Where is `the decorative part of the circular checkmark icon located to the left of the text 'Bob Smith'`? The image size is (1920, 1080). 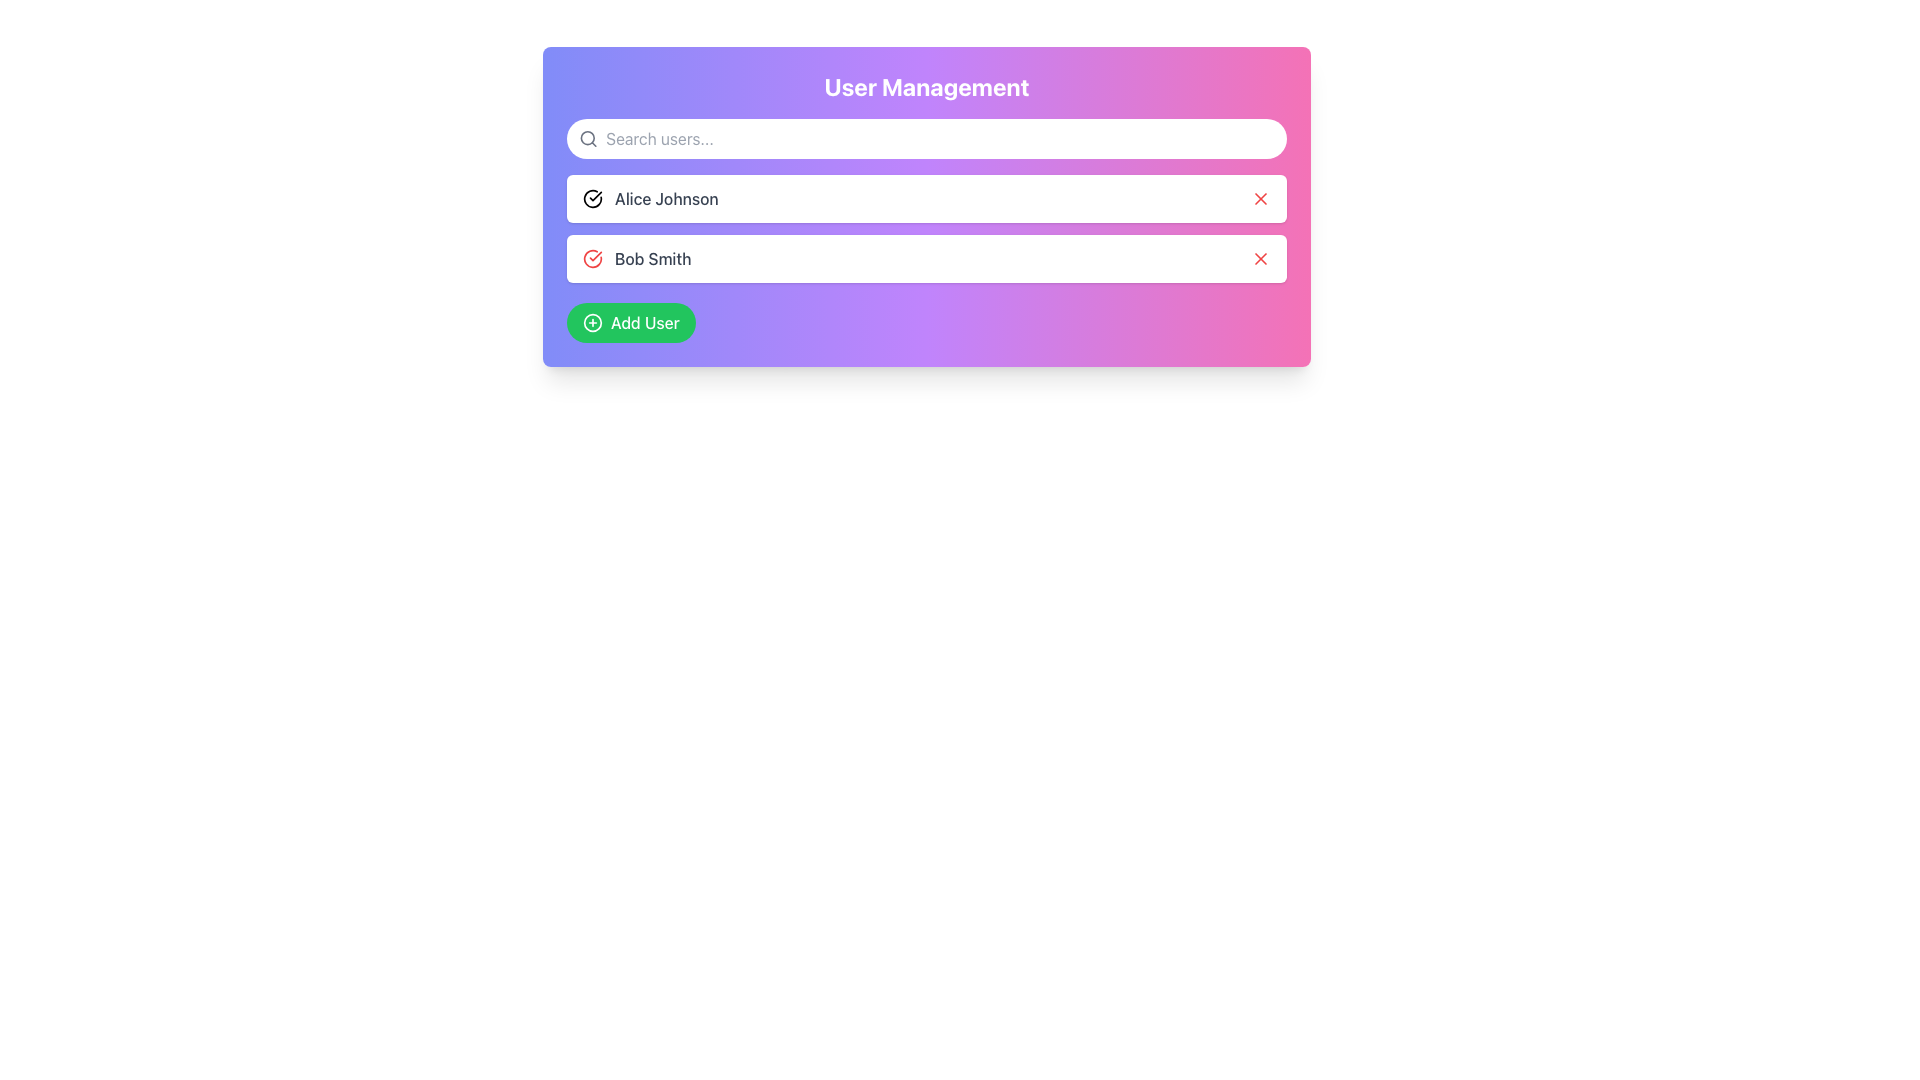 the decorative part of the circular checkmark icon located to the left of the text 'Bob Smith' is located at coordinates (592, 257).